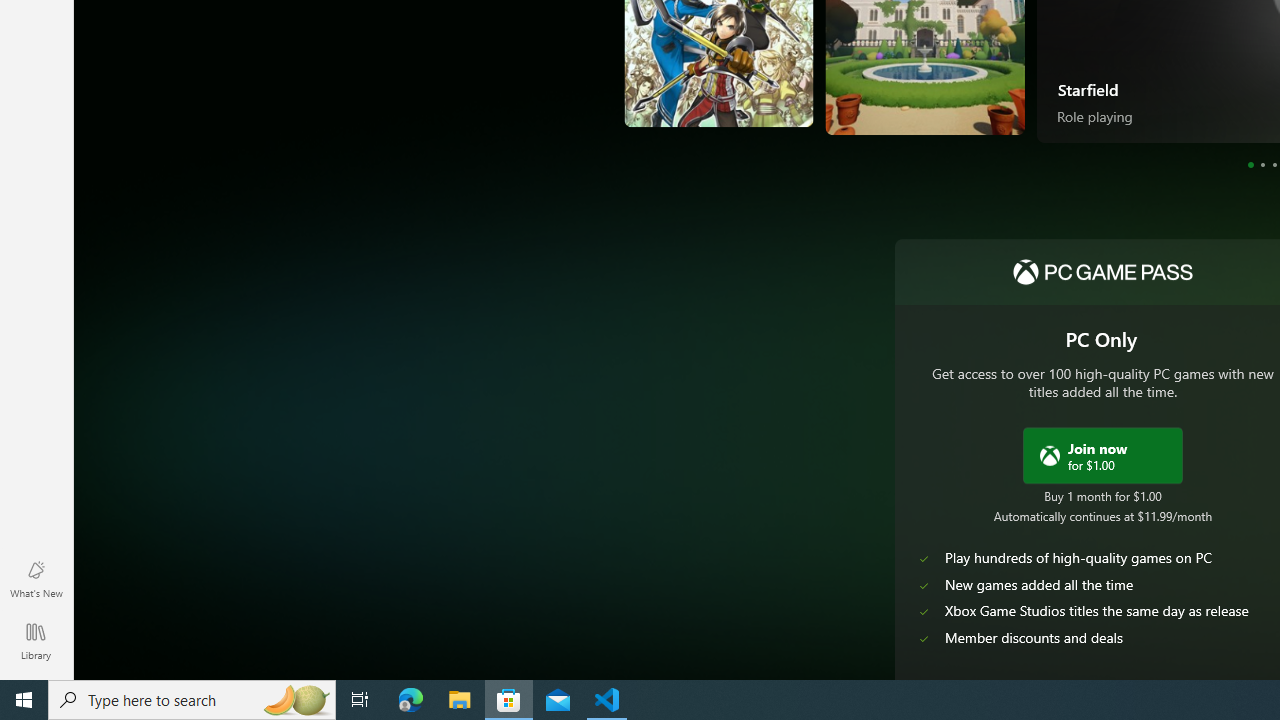 This screenshot has width=1280, height=720. What do you see at coordinates (1101, 455) in the screenshot?
I see `'Join PC Game Pass now for $1.00'` at bounding box center [1101, 455].